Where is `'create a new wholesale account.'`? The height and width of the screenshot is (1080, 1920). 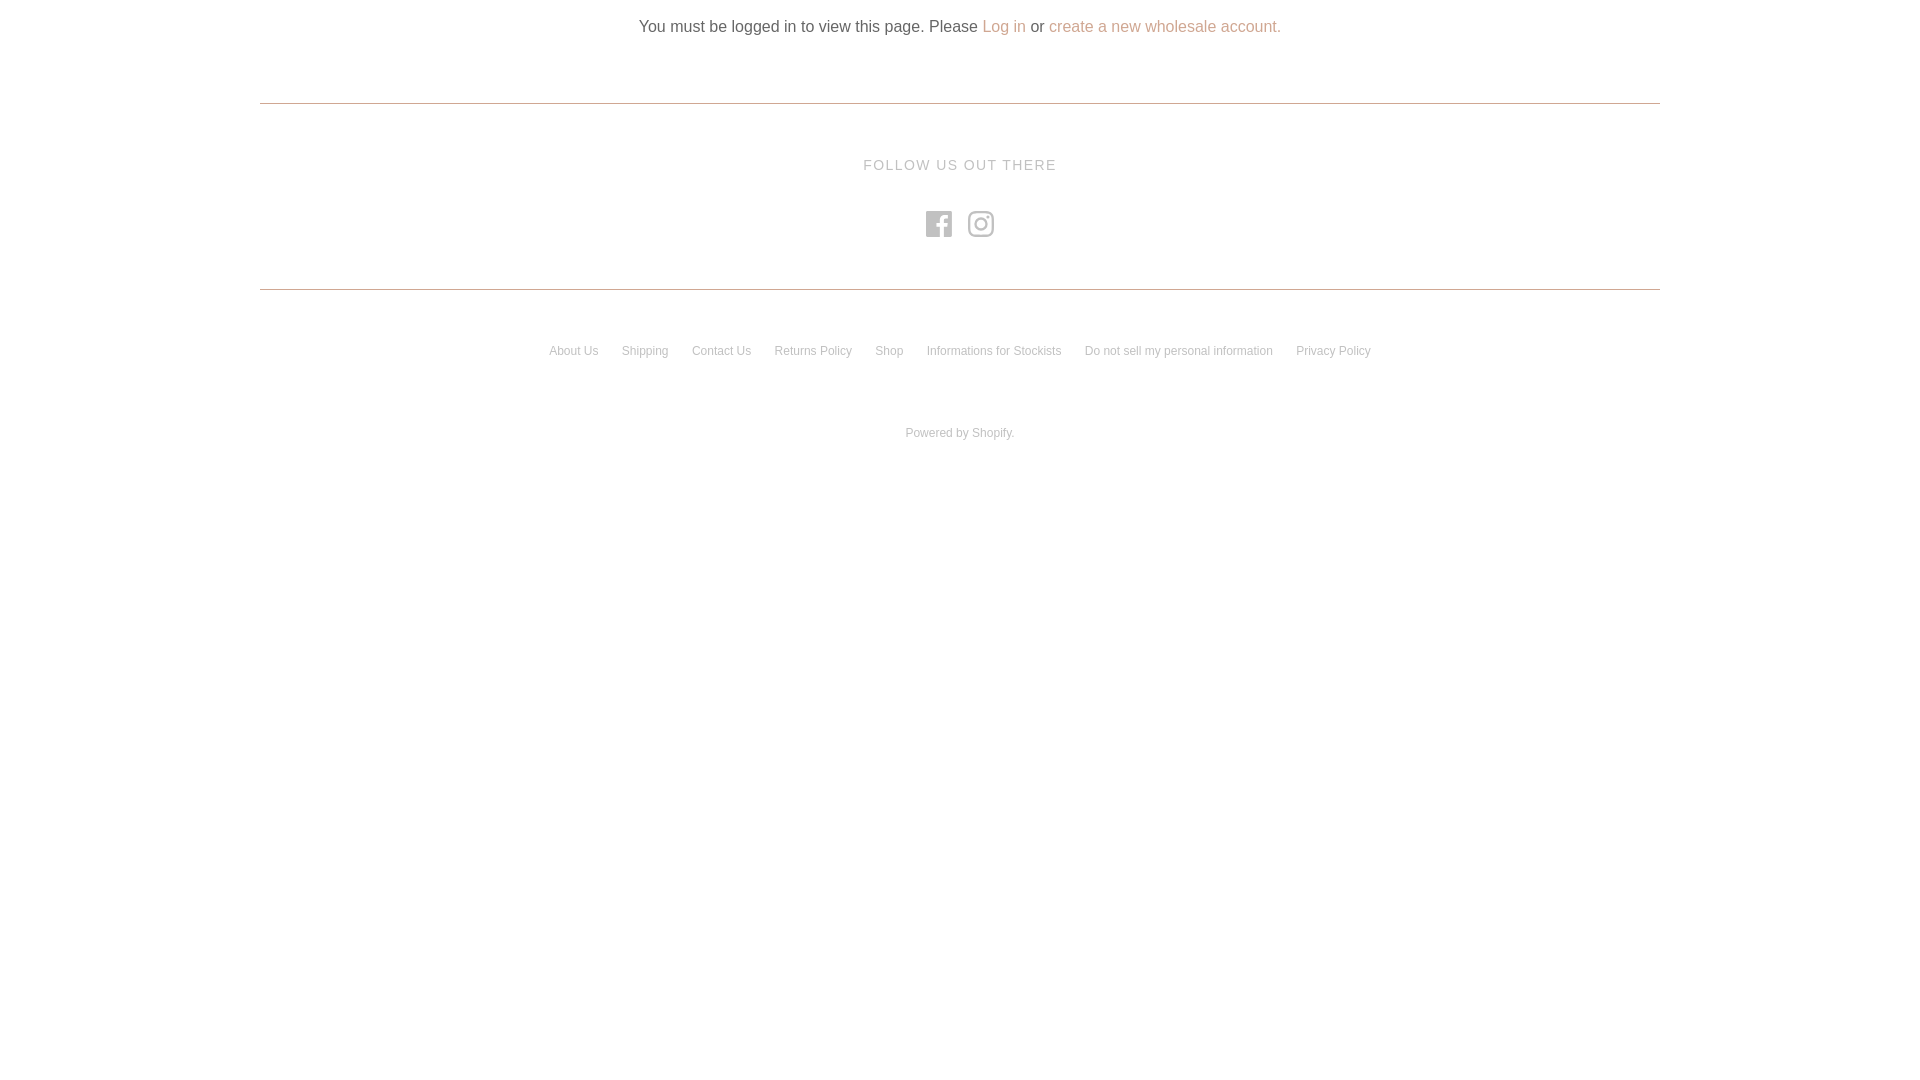 'create a new wholesale account.' is located at coordinates (1165, 26).